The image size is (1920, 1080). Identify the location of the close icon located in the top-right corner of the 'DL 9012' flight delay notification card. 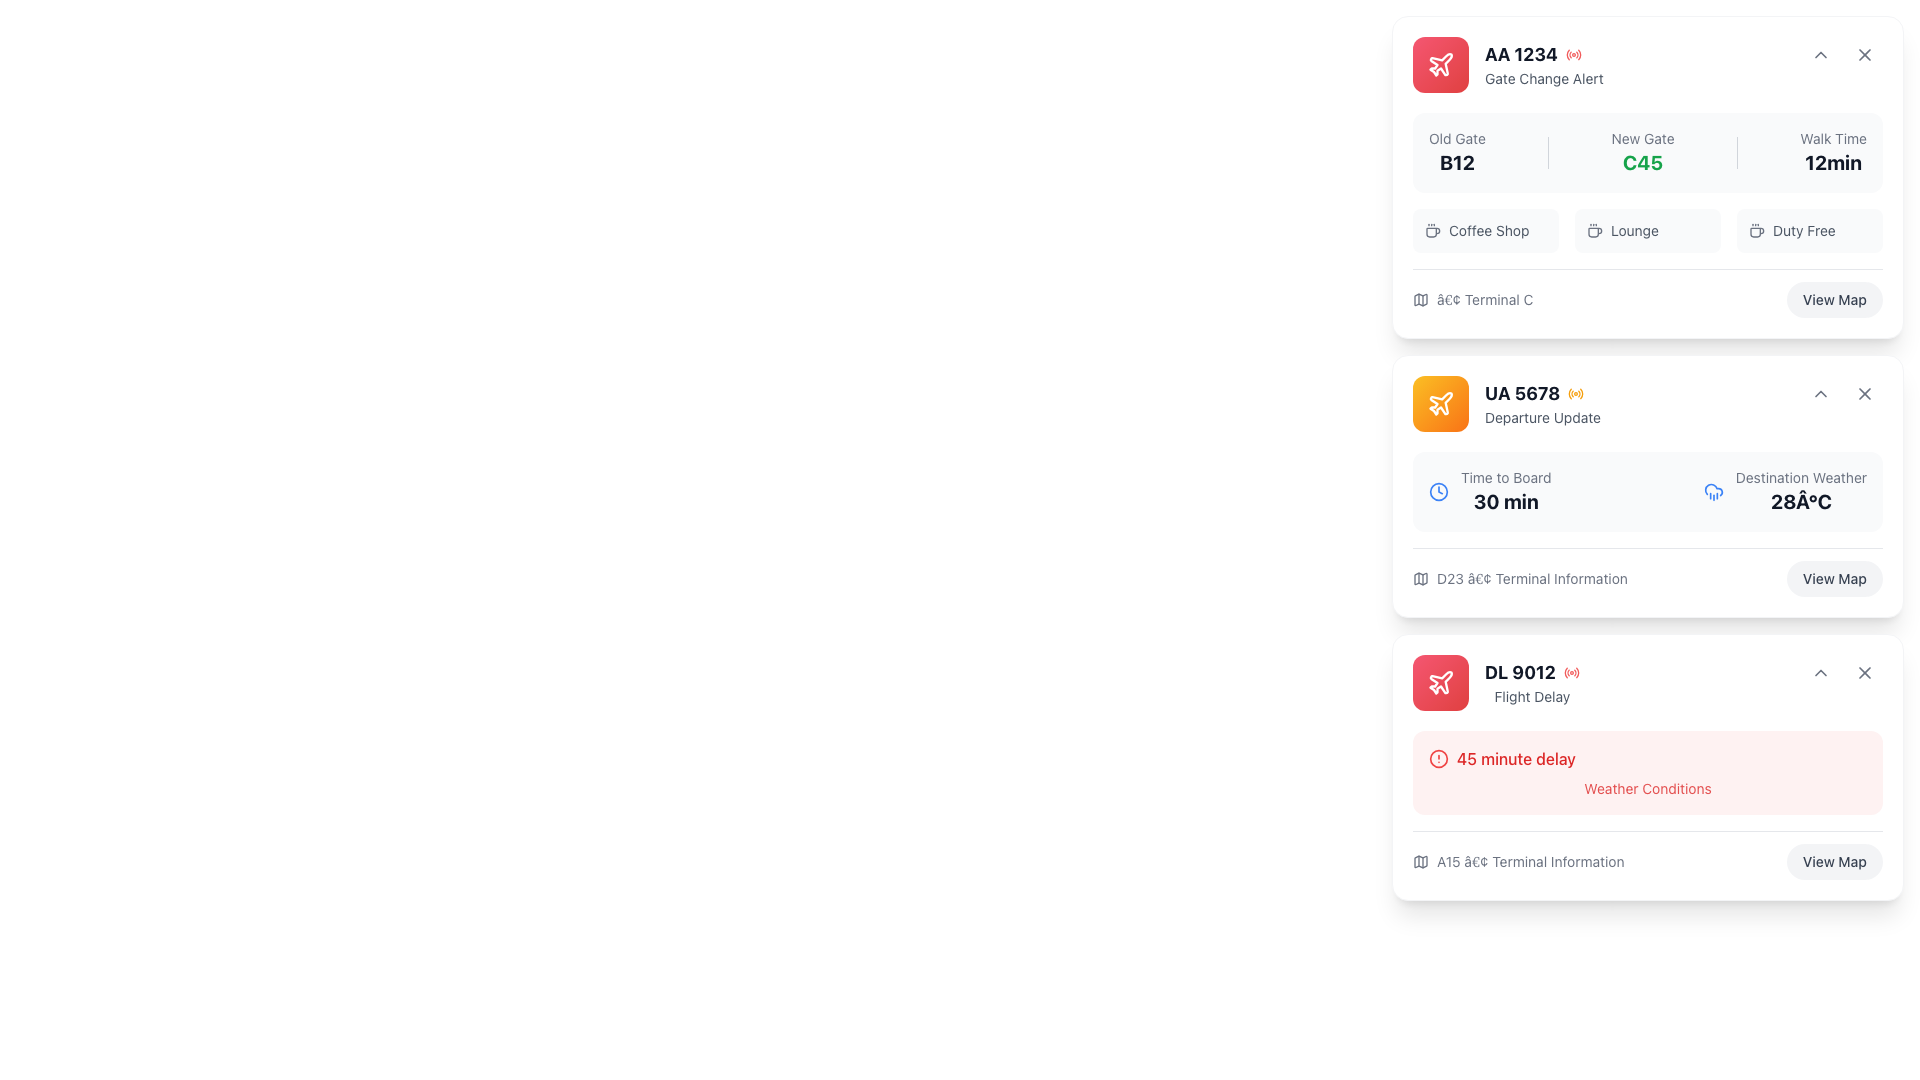
(1864, 672).